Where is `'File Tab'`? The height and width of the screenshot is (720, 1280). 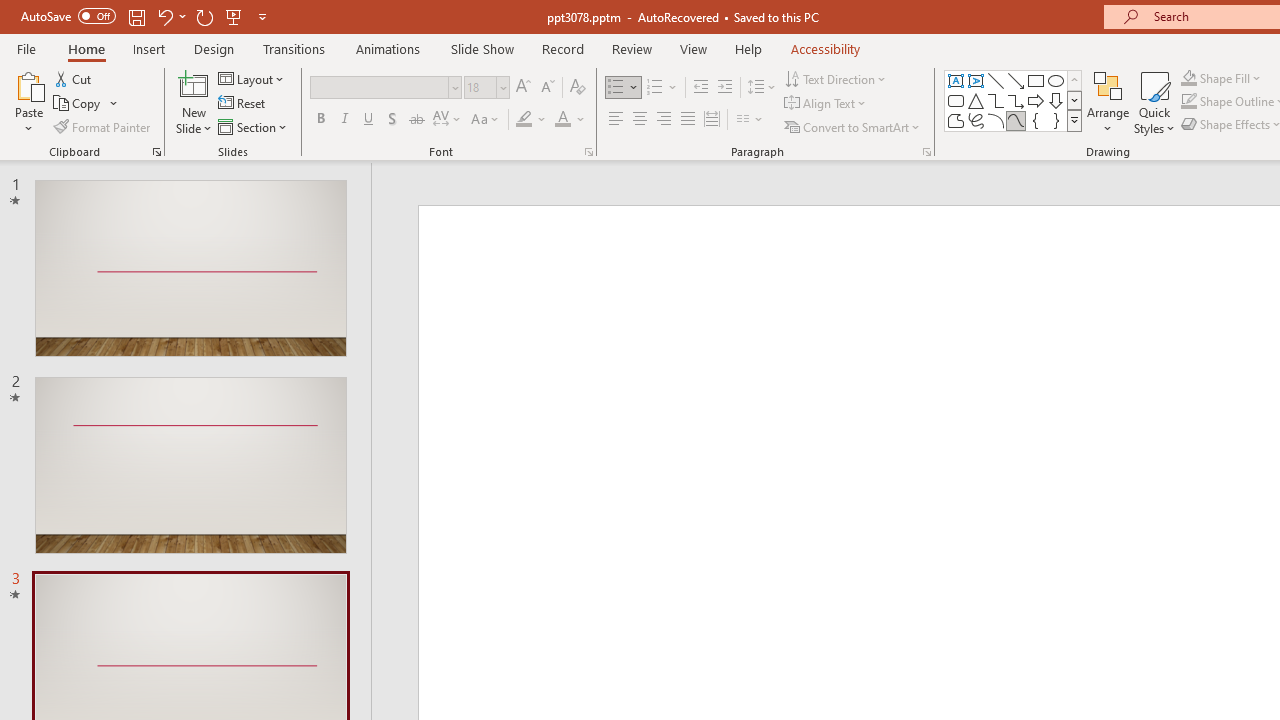 'File Tab' is located at coordinates (26, 47).